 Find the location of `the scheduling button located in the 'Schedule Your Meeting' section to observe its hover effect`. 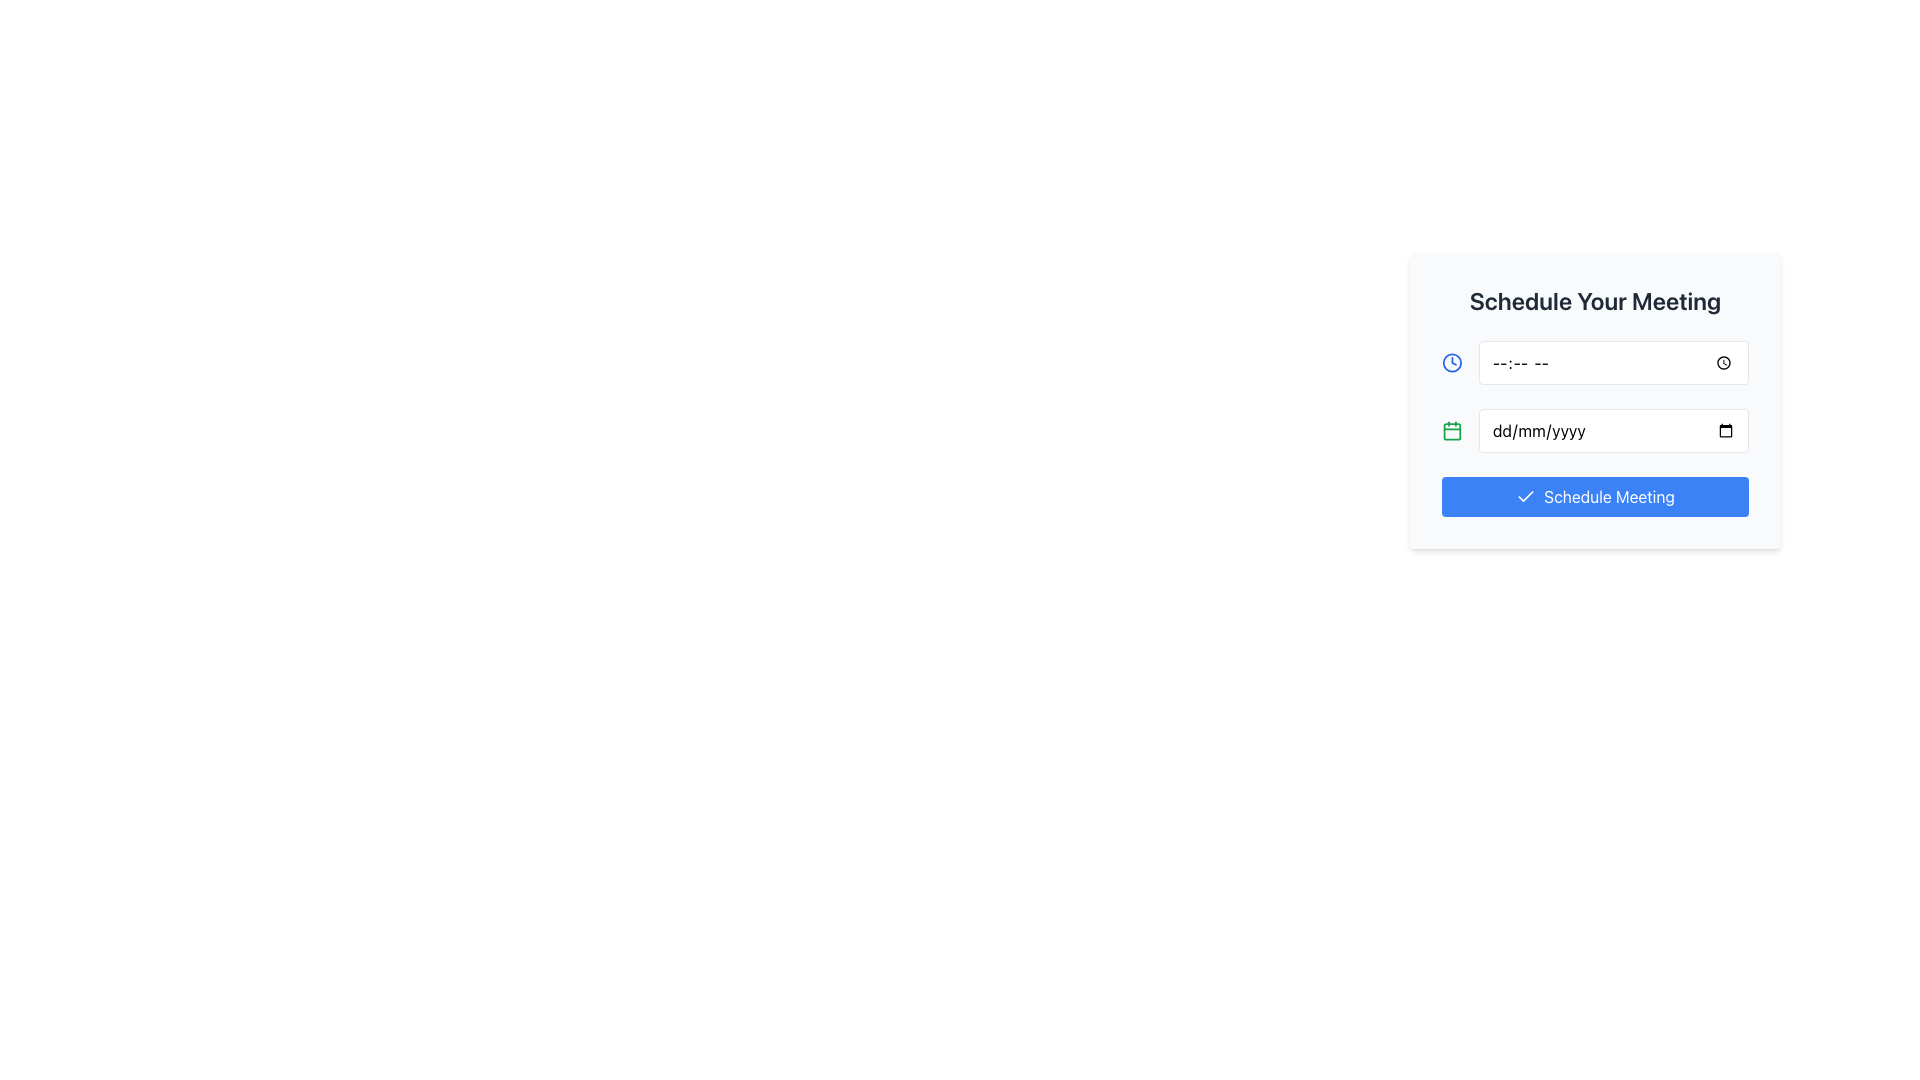

the scheduling button located in the 'Schedule Your Meeting' section to observe its hover effect is located at coordinates (1594, 496).